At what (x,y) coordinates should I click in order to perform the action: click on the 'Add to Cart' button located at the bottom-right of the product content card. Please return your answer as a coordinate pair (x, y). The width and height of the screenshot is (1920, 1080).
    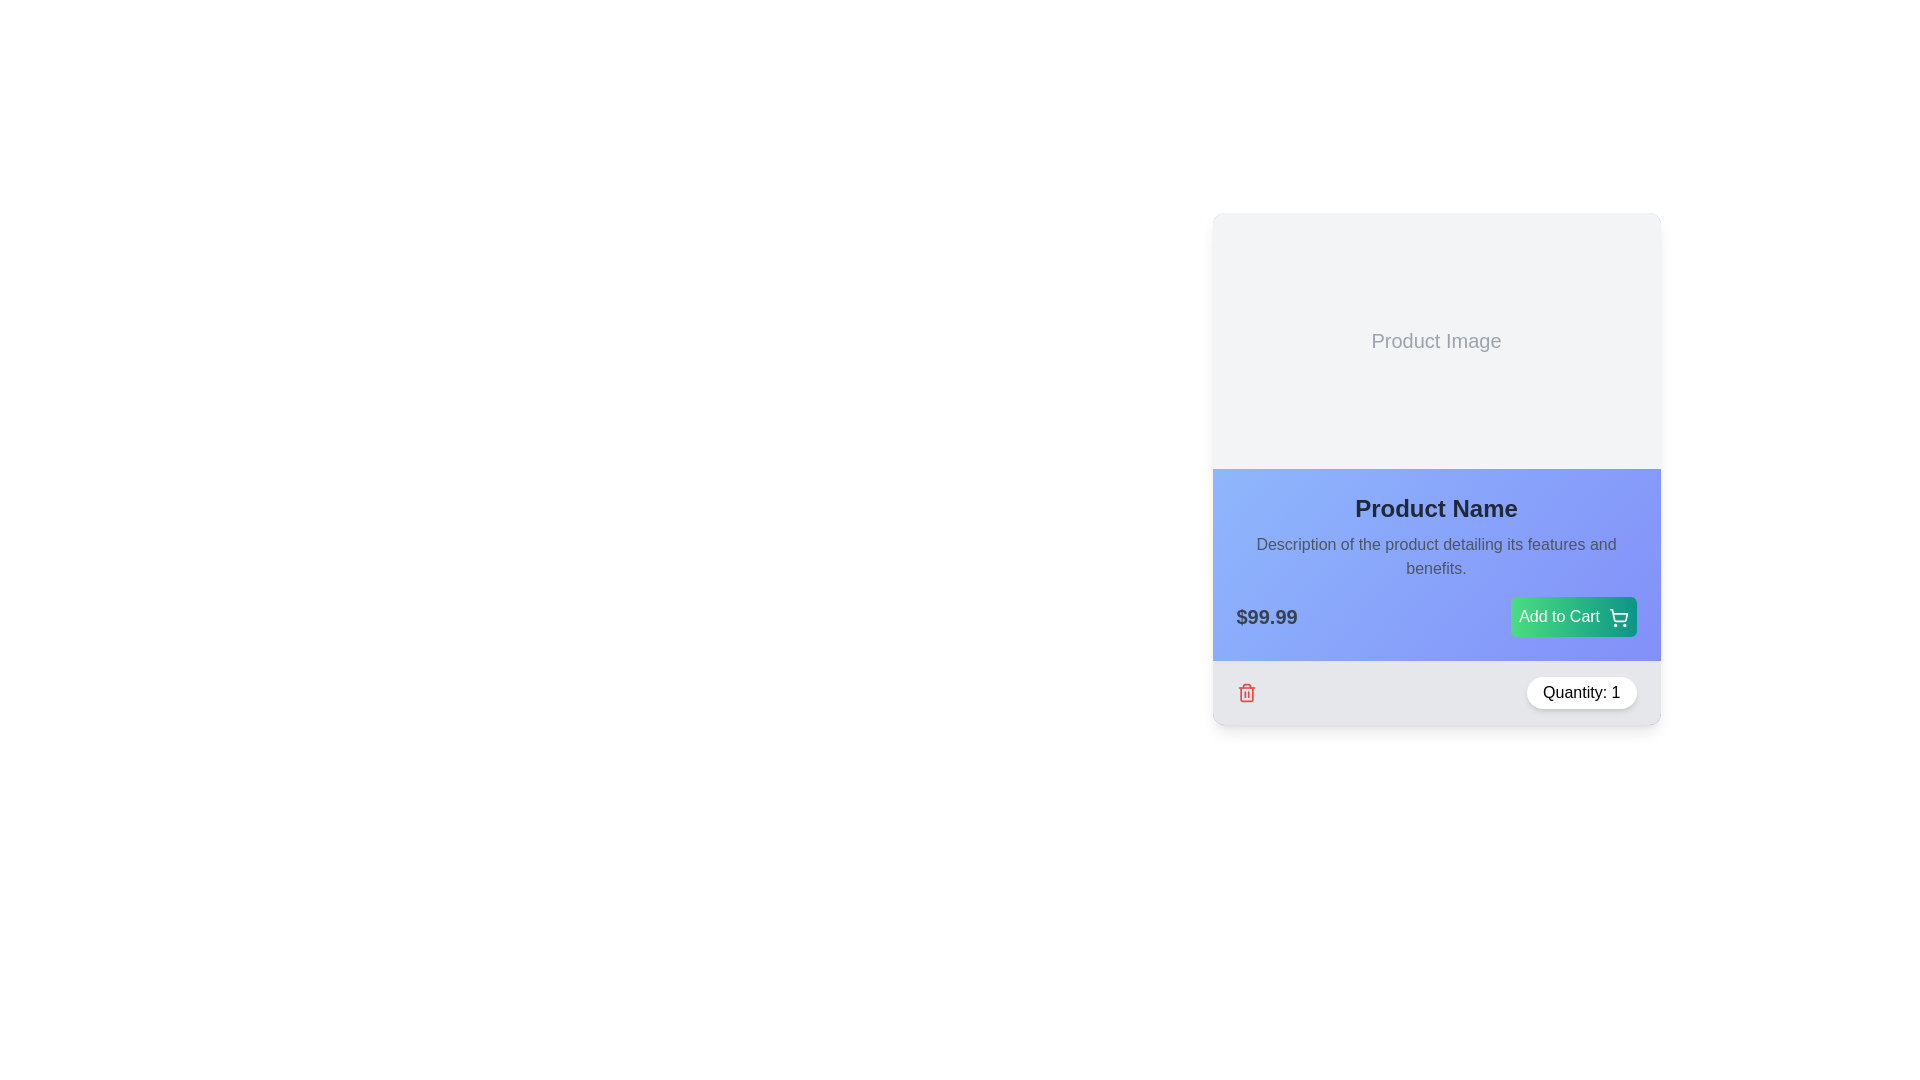
    Looking at the image, I should click on (1572, 616).